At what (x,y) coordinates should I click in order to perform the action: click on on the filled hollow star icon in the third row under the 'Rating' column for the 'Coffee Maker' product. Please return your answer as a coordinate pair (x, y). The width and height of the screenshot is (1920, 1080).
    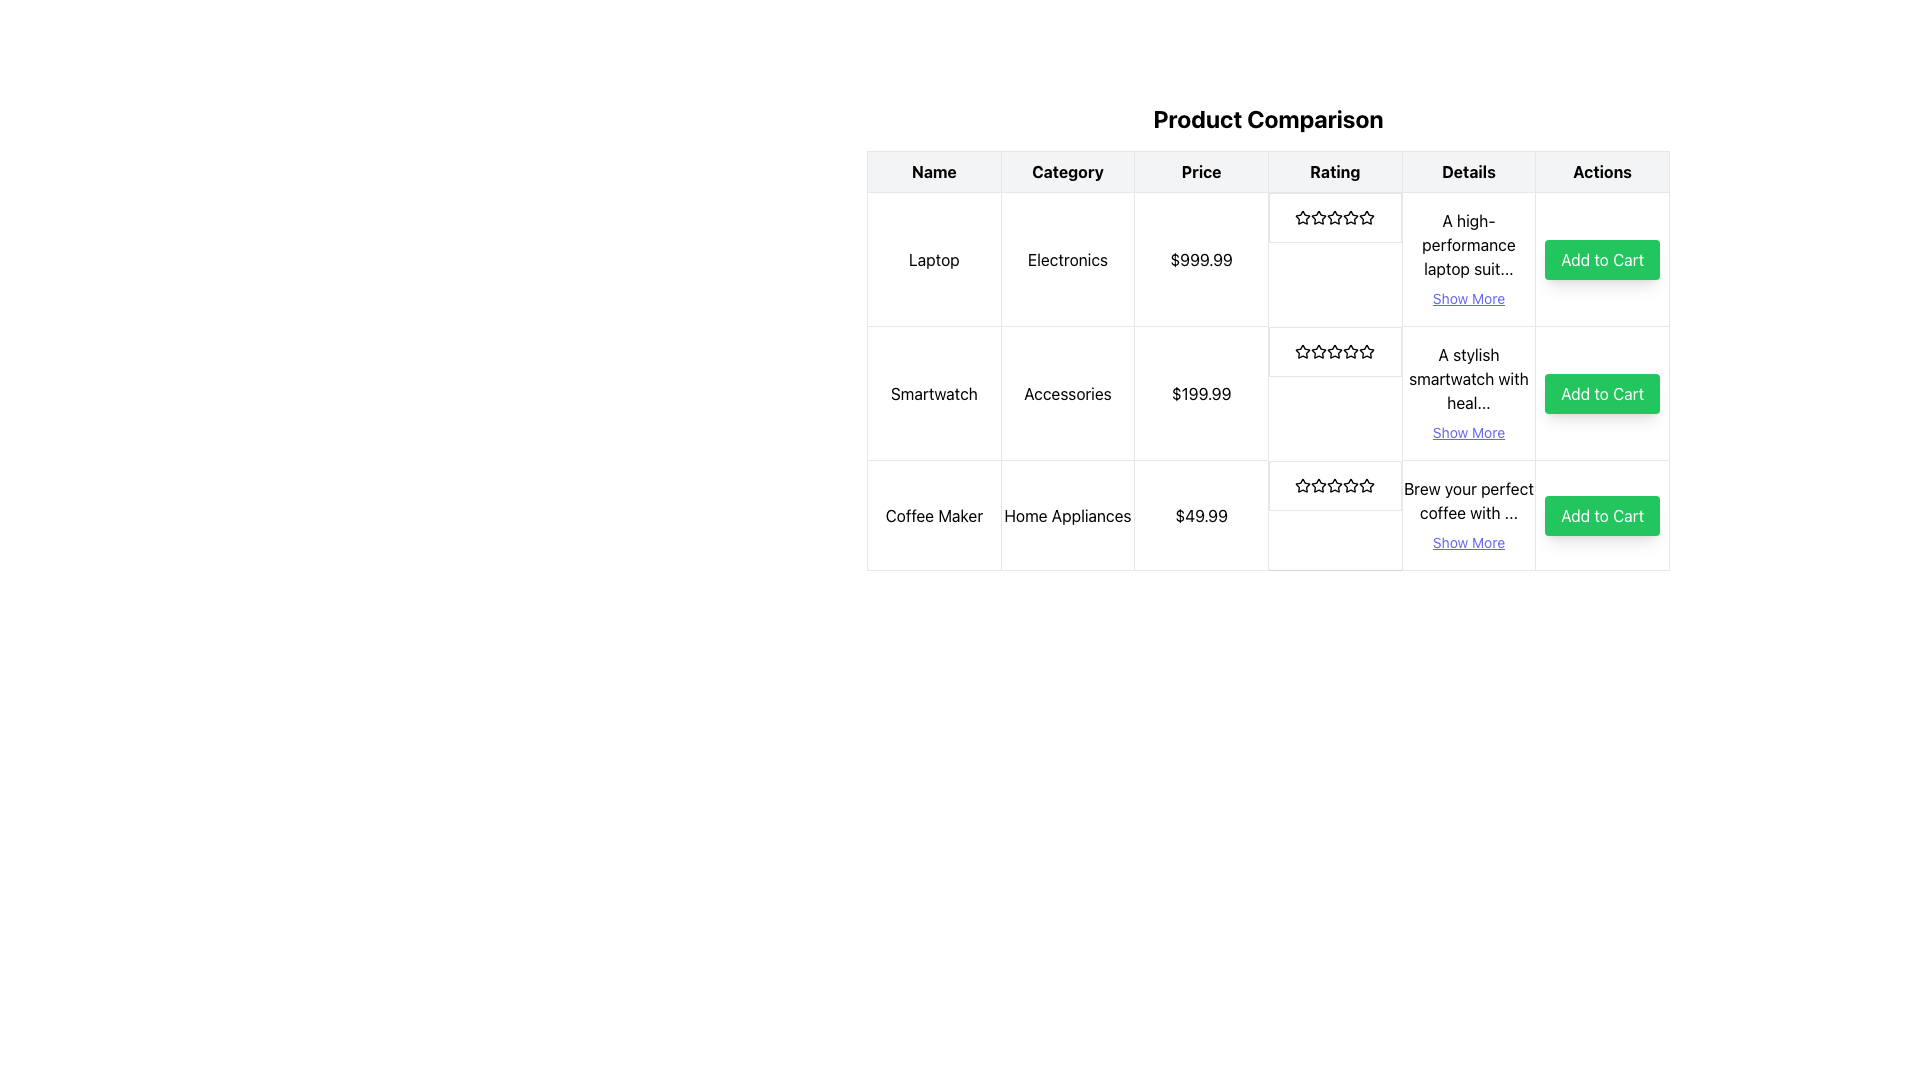
    Looking at the image, I should click on (1366, 485).